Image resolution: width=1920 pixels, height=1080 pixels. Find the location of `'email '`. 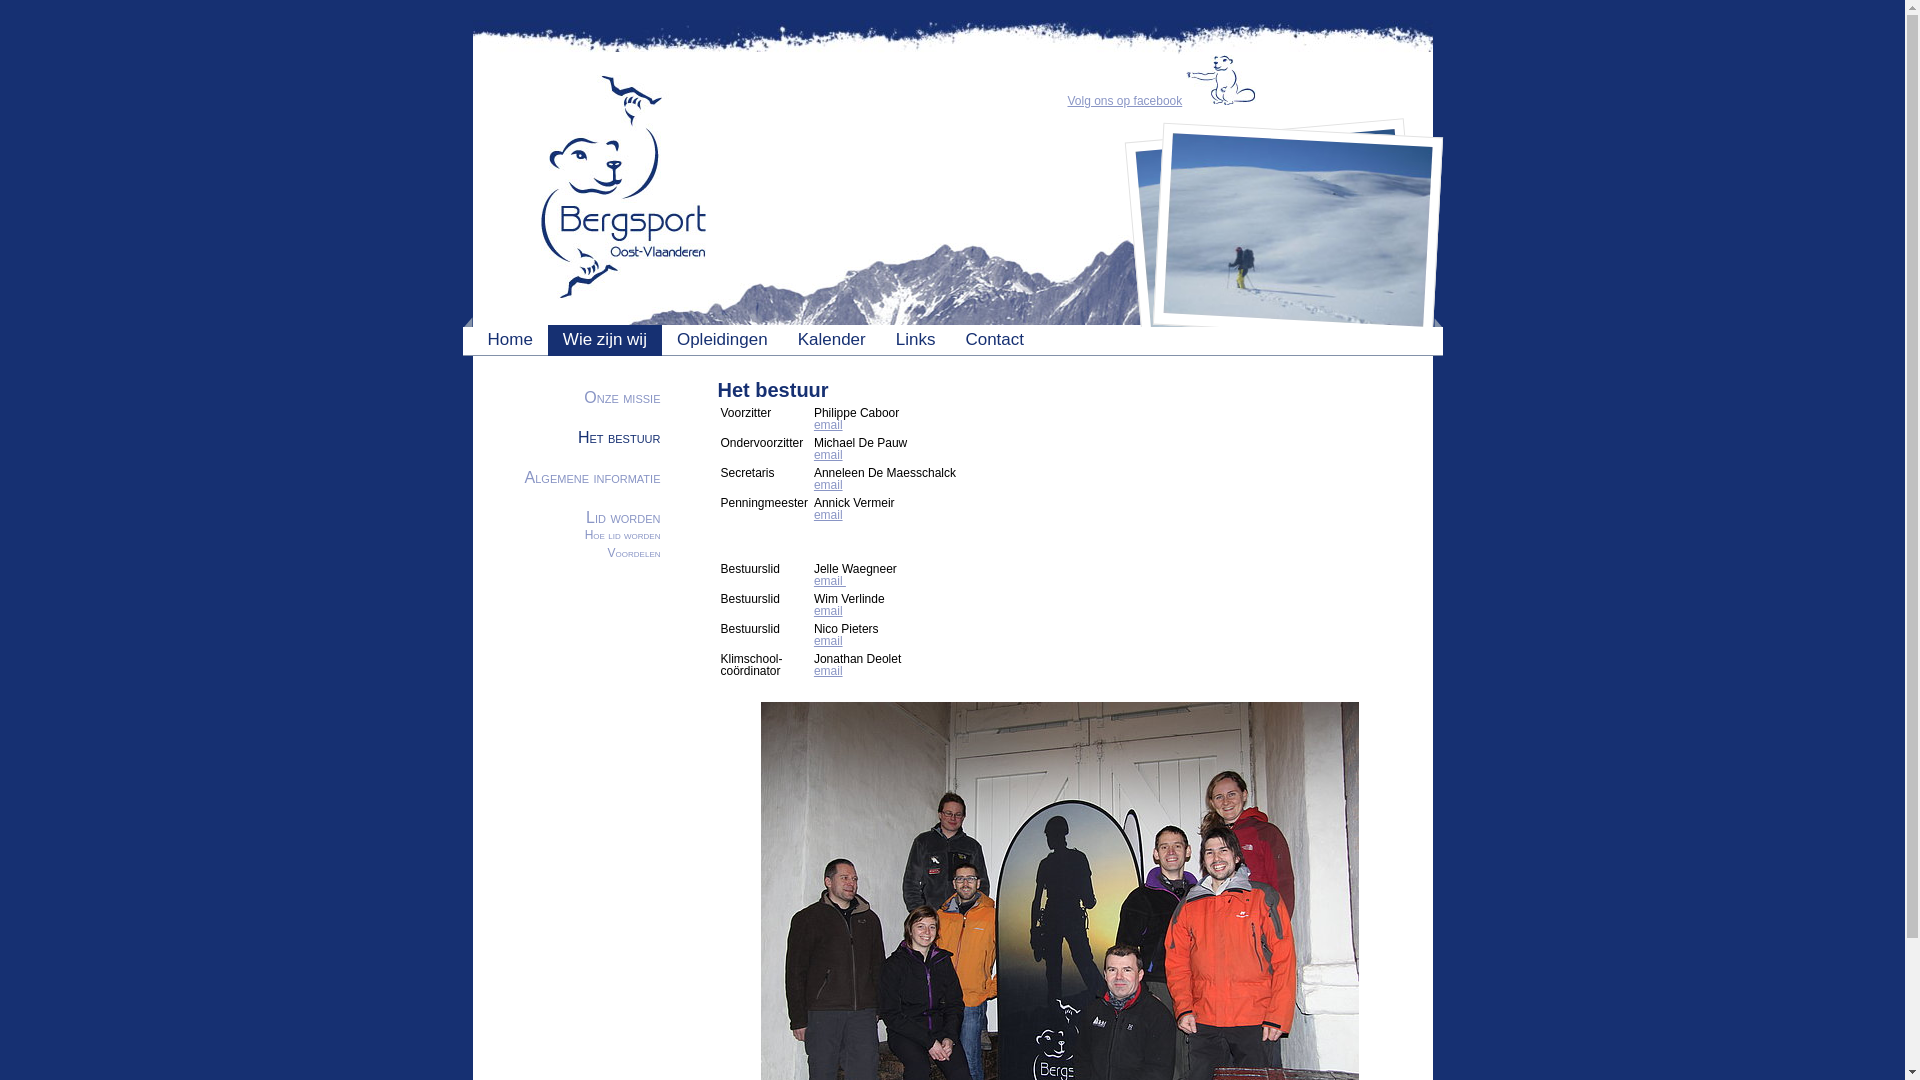

'email ' is located at coordinates (830, 581).